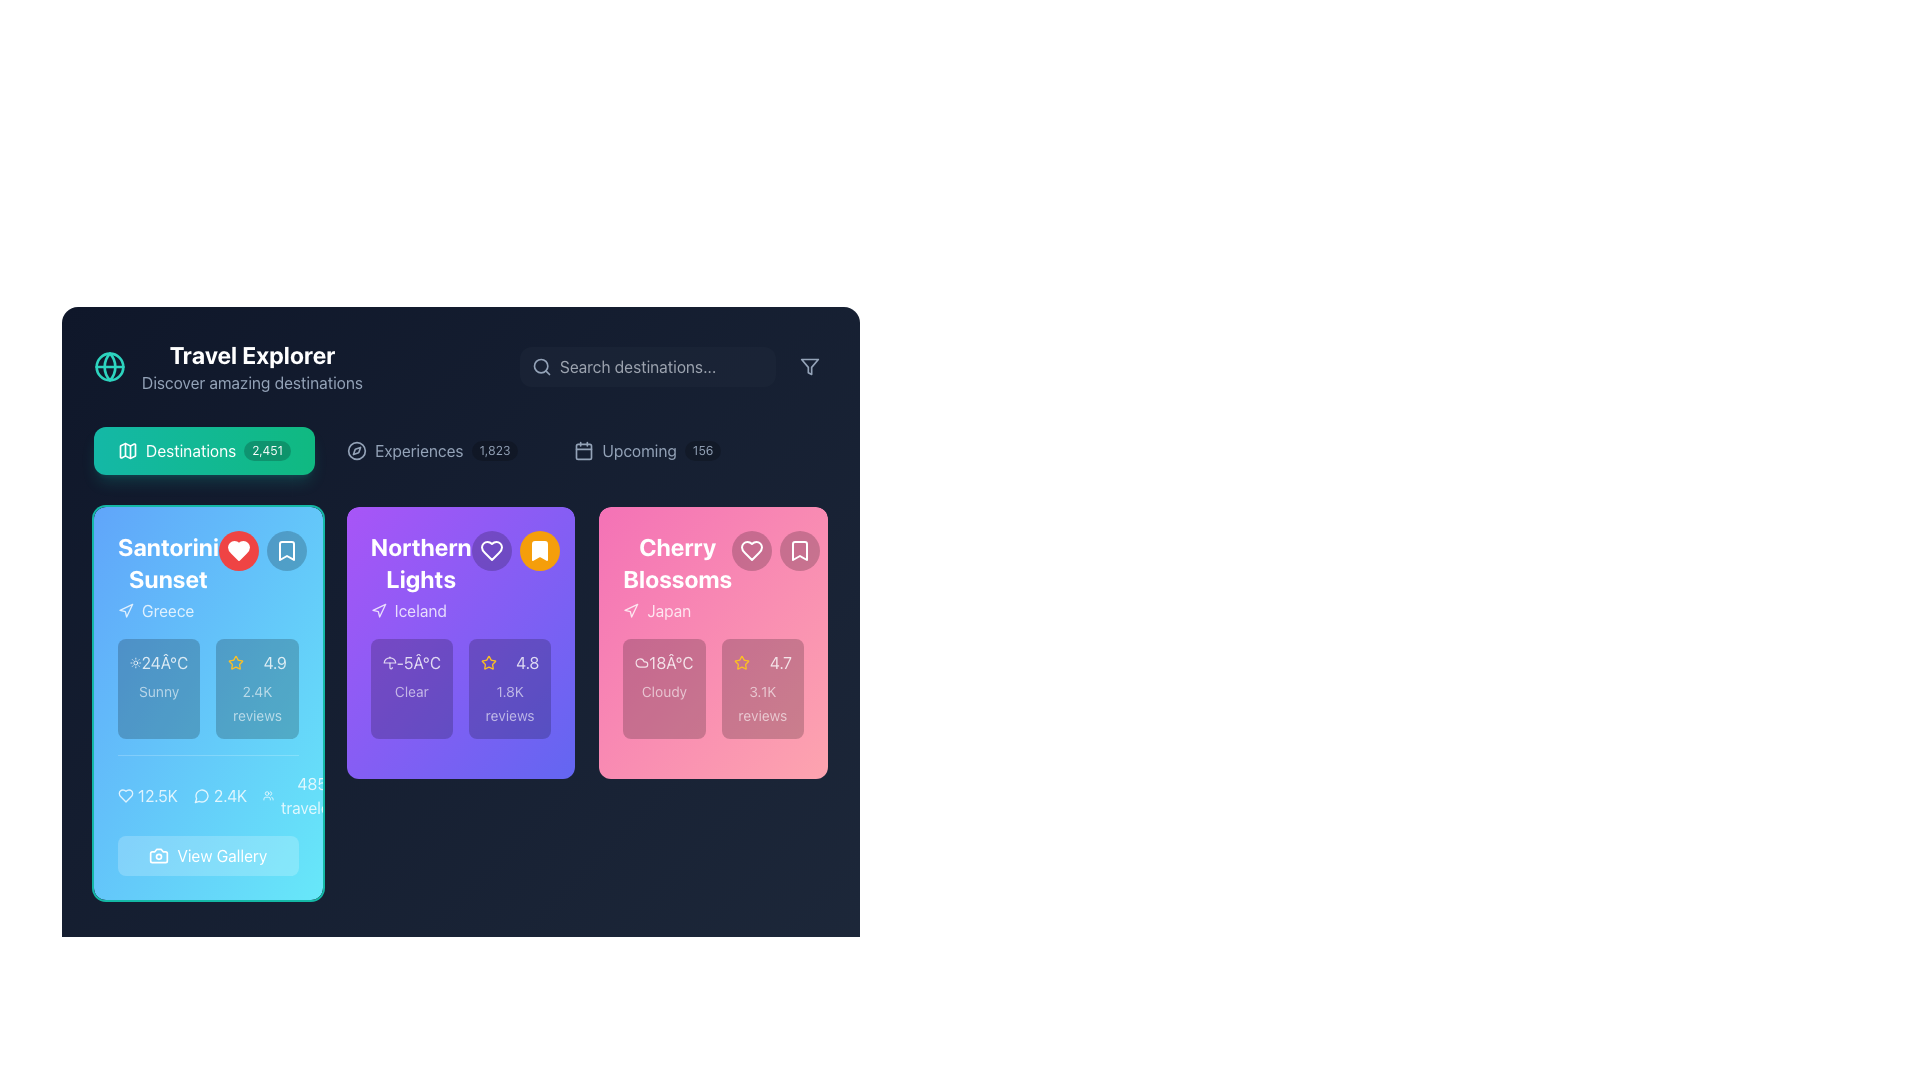 This screenshot has width=1920, height=1080. Describe the element at coordinates (236, 662) in the screenshot. I see `the star-shaped rating icon with a yellow color fill located within the purple card labeled 'Northern Lights' to interact with it for rating purposes` at that location.